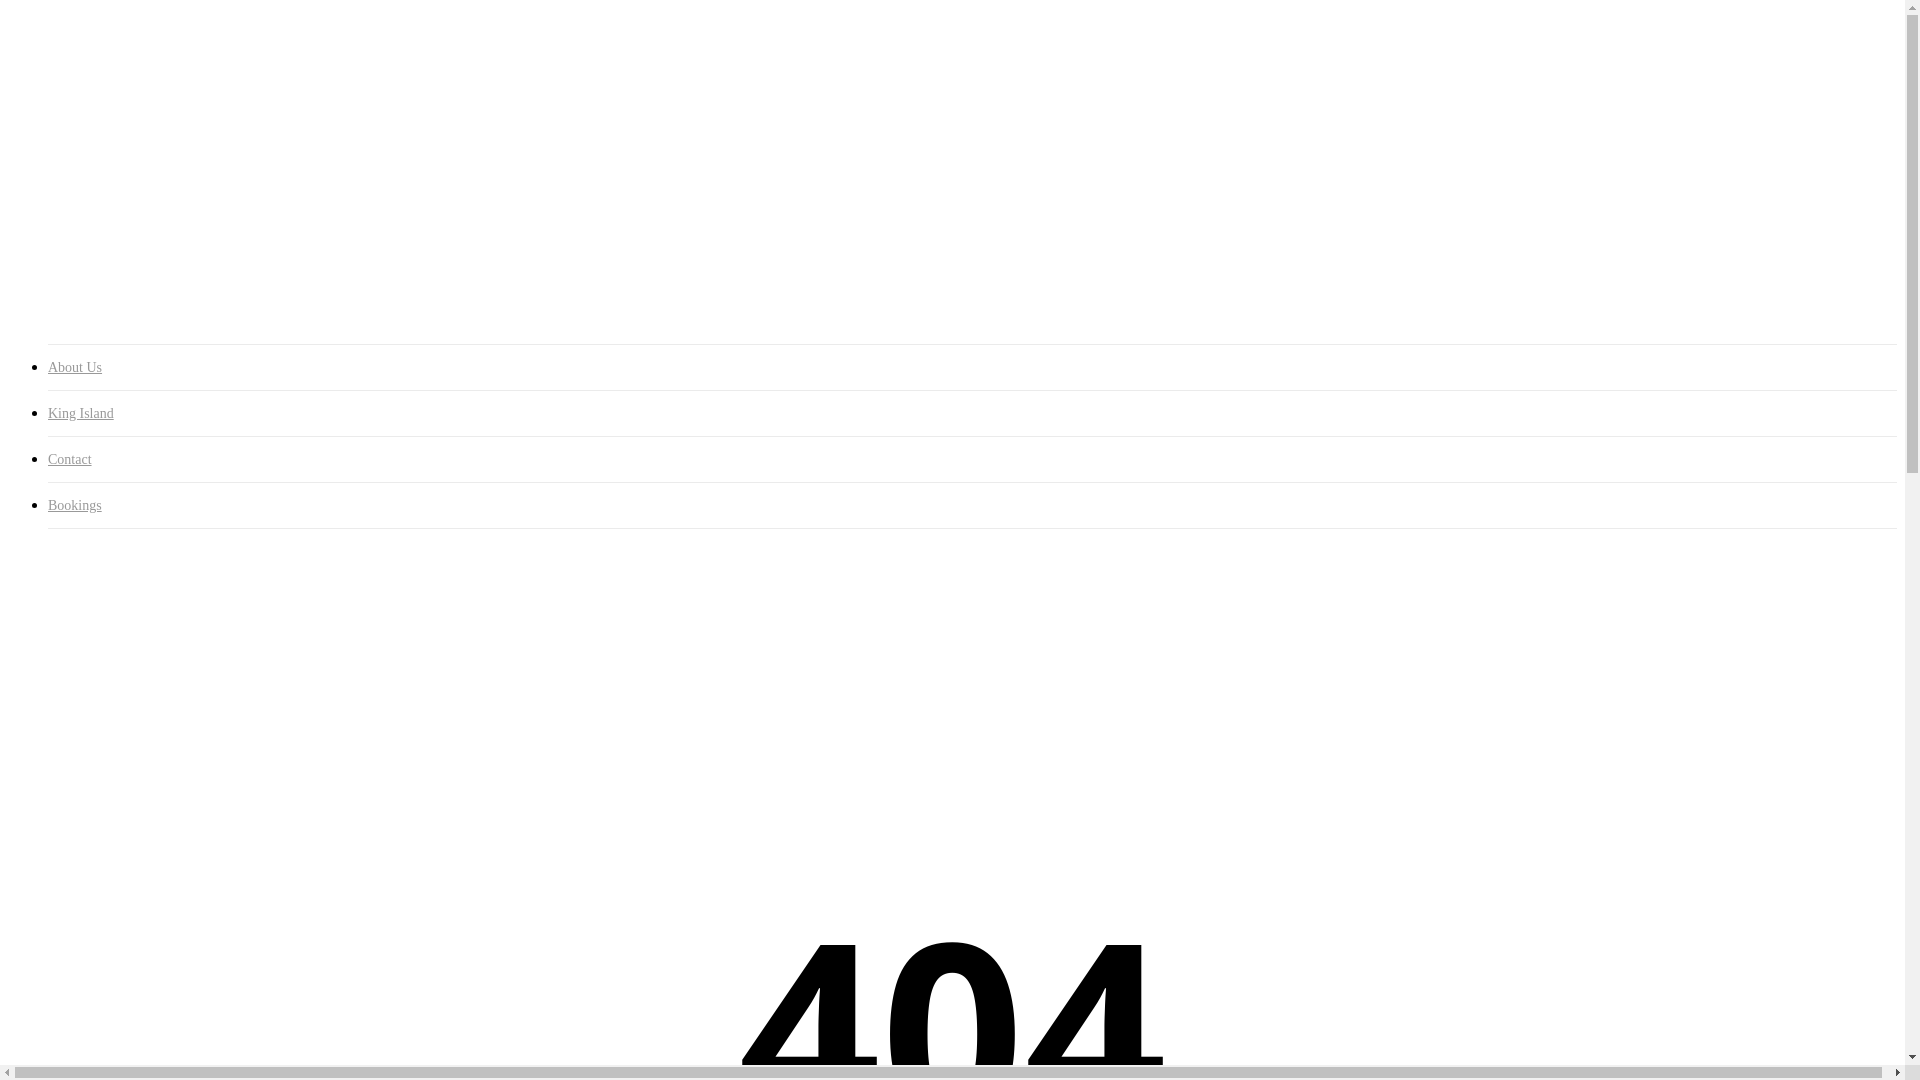 The height and width of the screenshot is (1080, 1920). What do you see at coordinates (7, 7) in the screenshot?
I see `'Skip to main content'` at bounding box center [7, 7].